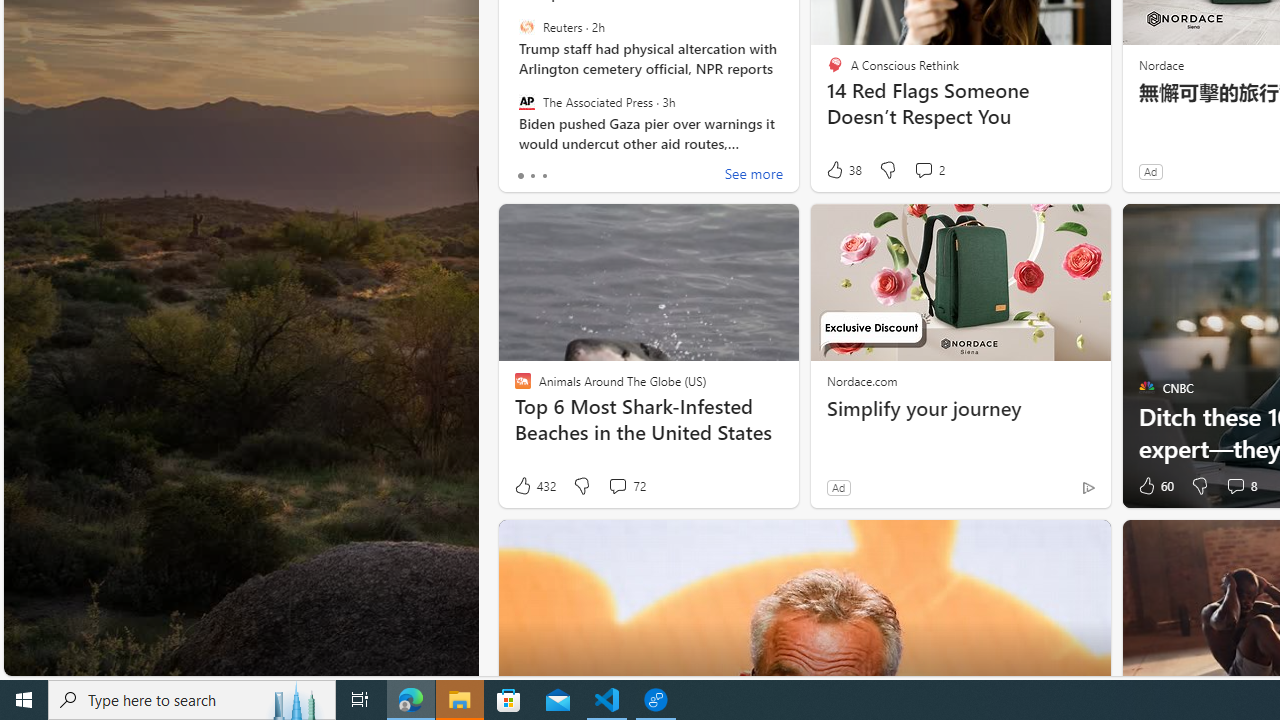 The height and width of the screenshot is (720, 1280). I want to click on 'View comments 8 Comment', so click(1234, 486).